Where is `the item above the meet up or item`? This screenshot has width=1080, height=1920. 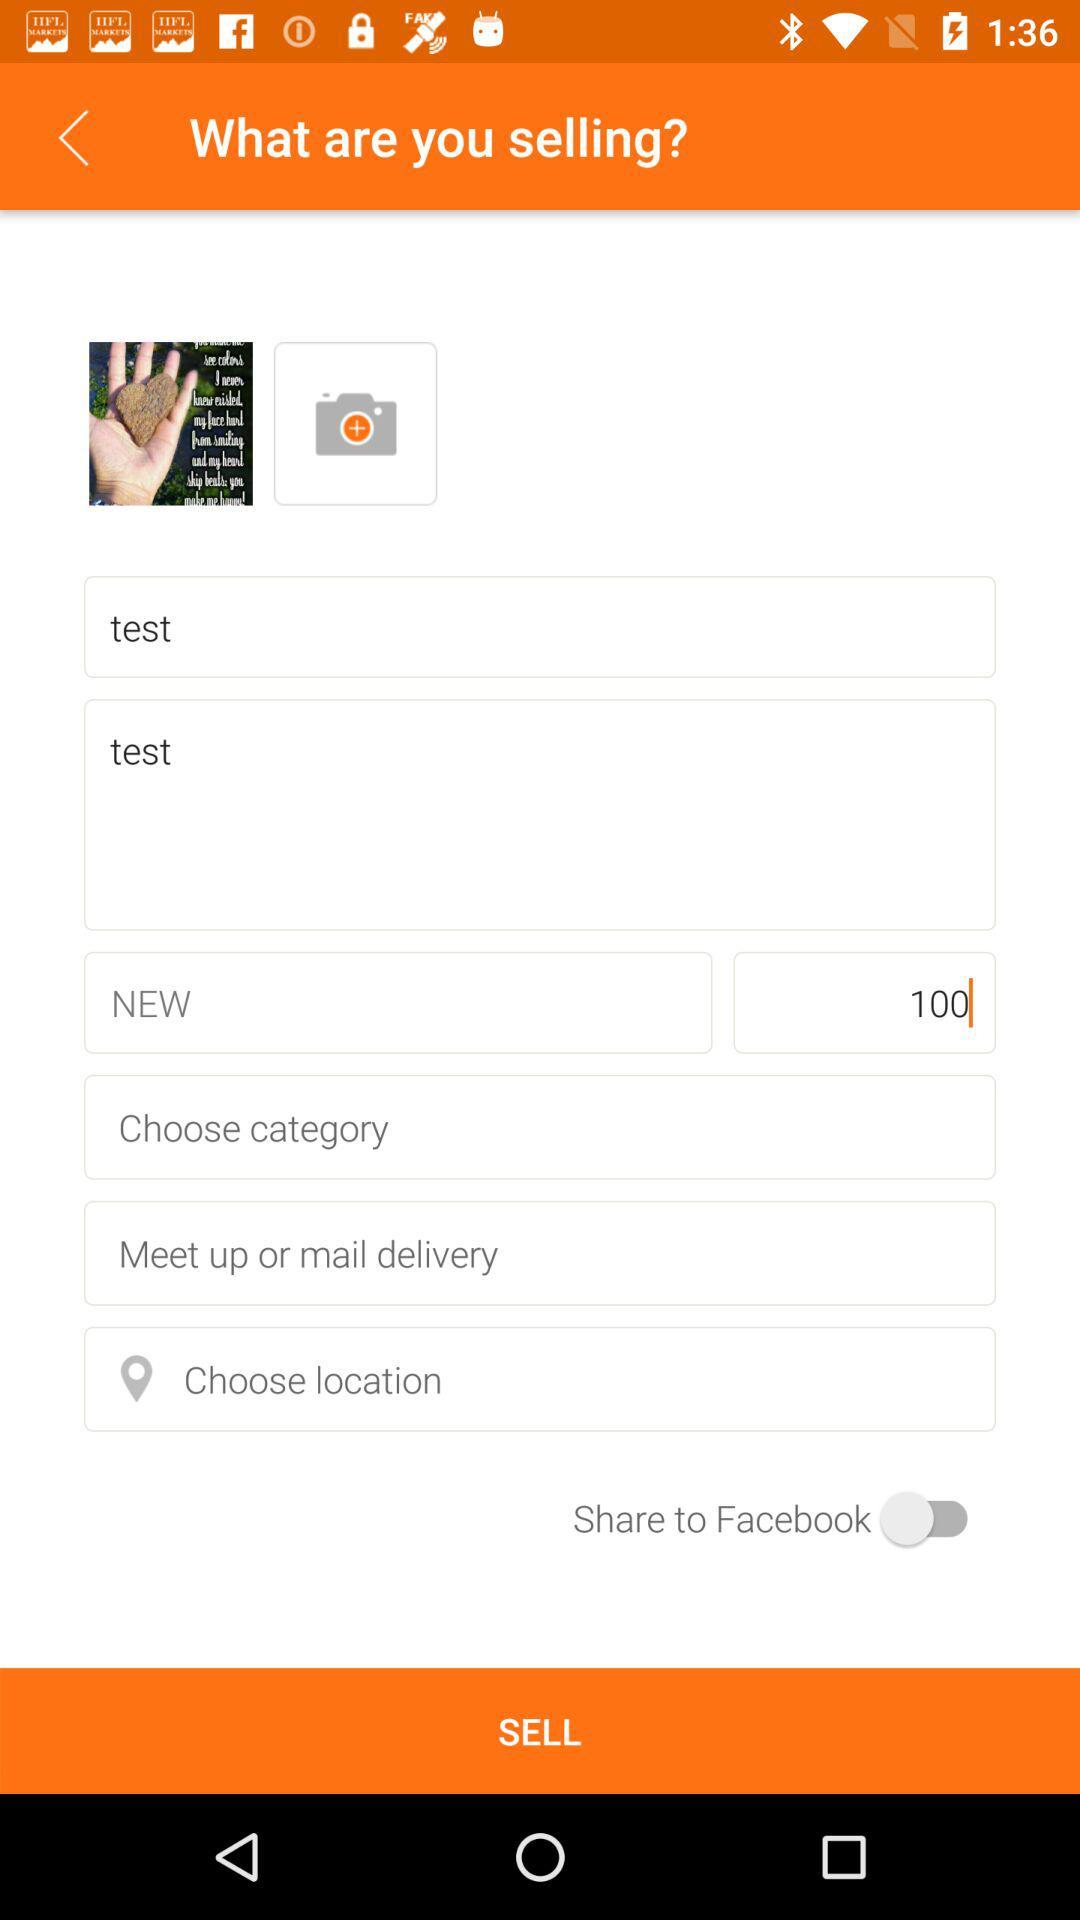 the item above the meet up or item is located at coordinates (540, 1127).